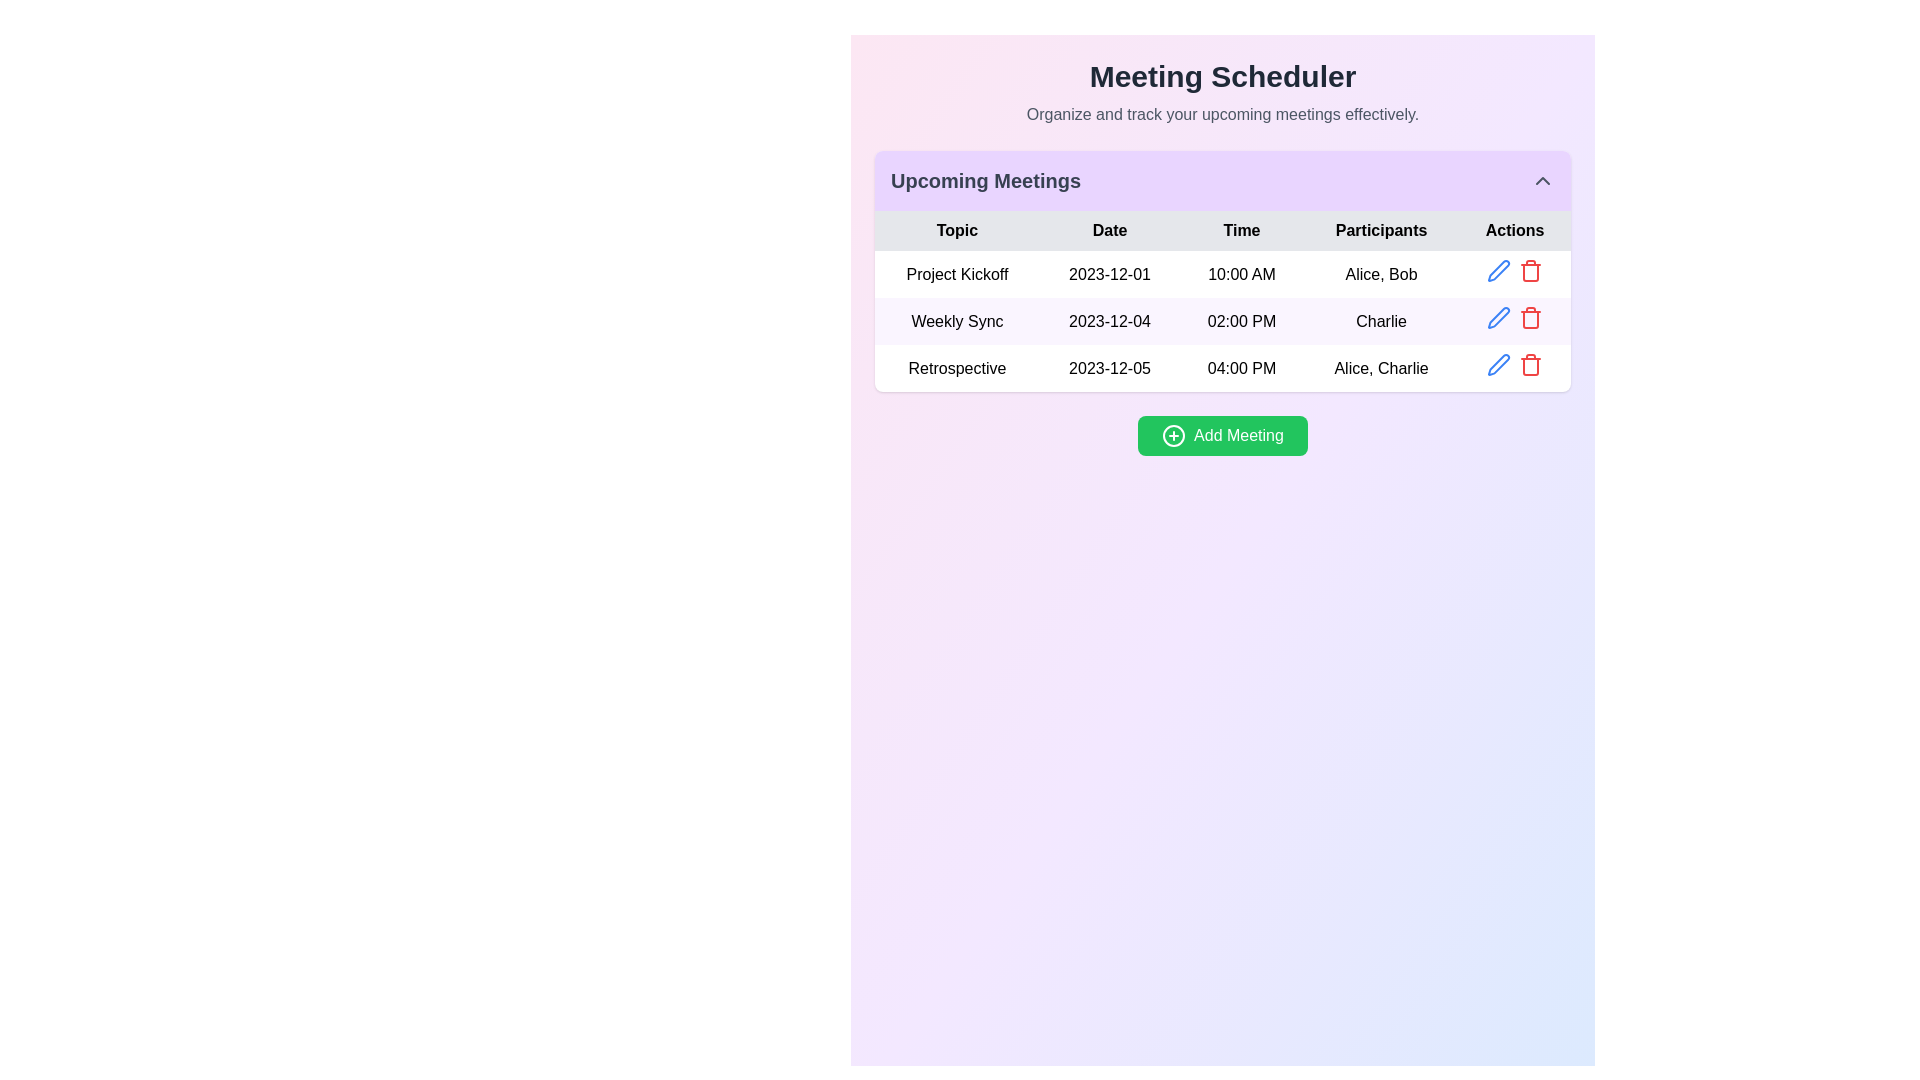  Describe the element at coordinates (1380, 274) in the screenshot. I see `static text label displaying 'Alice, Bob' located in the 'Participants' column of the 'Project Kickoff' meeting row` at that location.